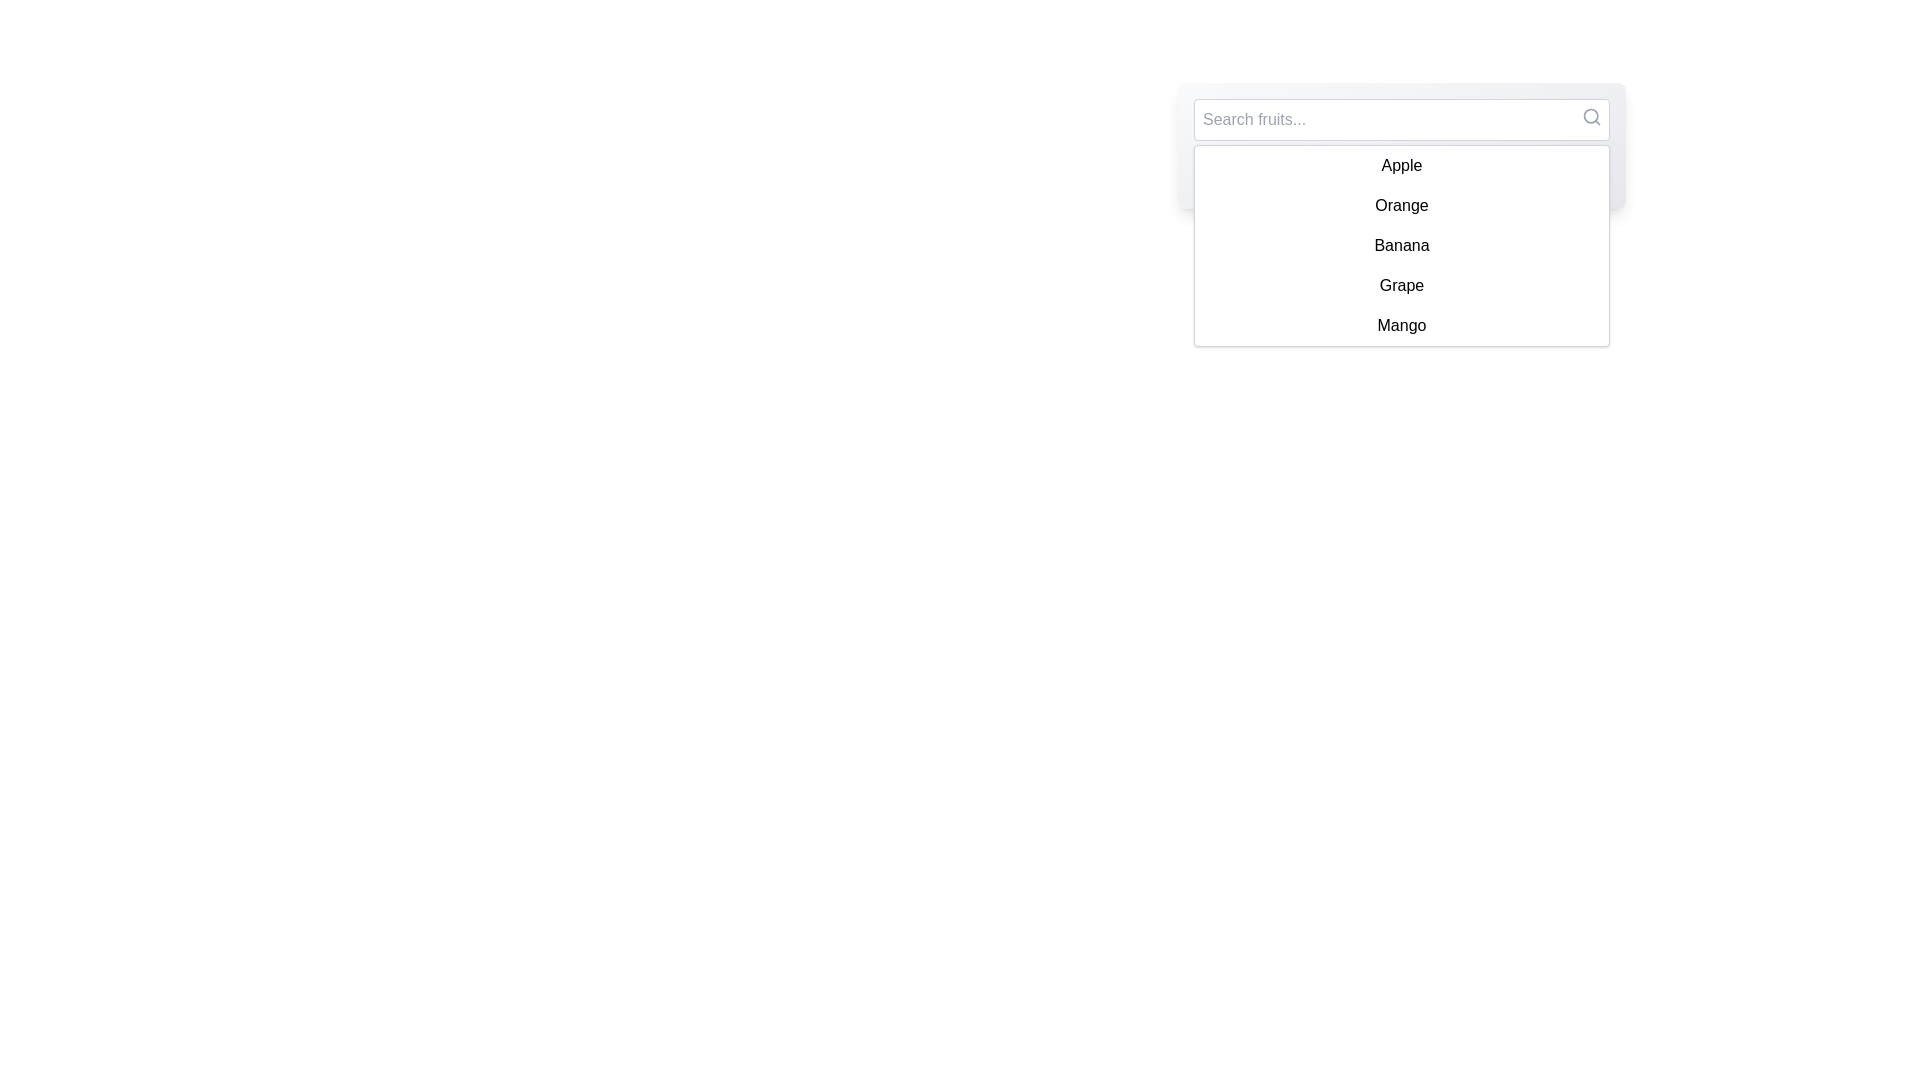  What do you see at coordinates (1400, 169) in the screenshot?
I see `static text element displaying 'Selected Items:' located at the top of the section preceding selectable items` at bounding box center [1400, 169].